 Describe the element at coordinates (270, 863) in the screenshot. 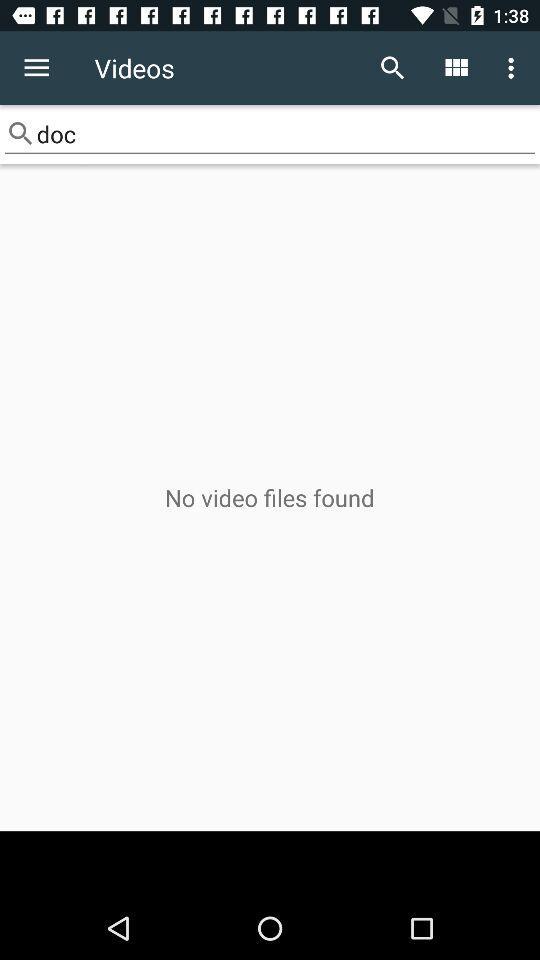

I see `the icon below no video files item` at that location.